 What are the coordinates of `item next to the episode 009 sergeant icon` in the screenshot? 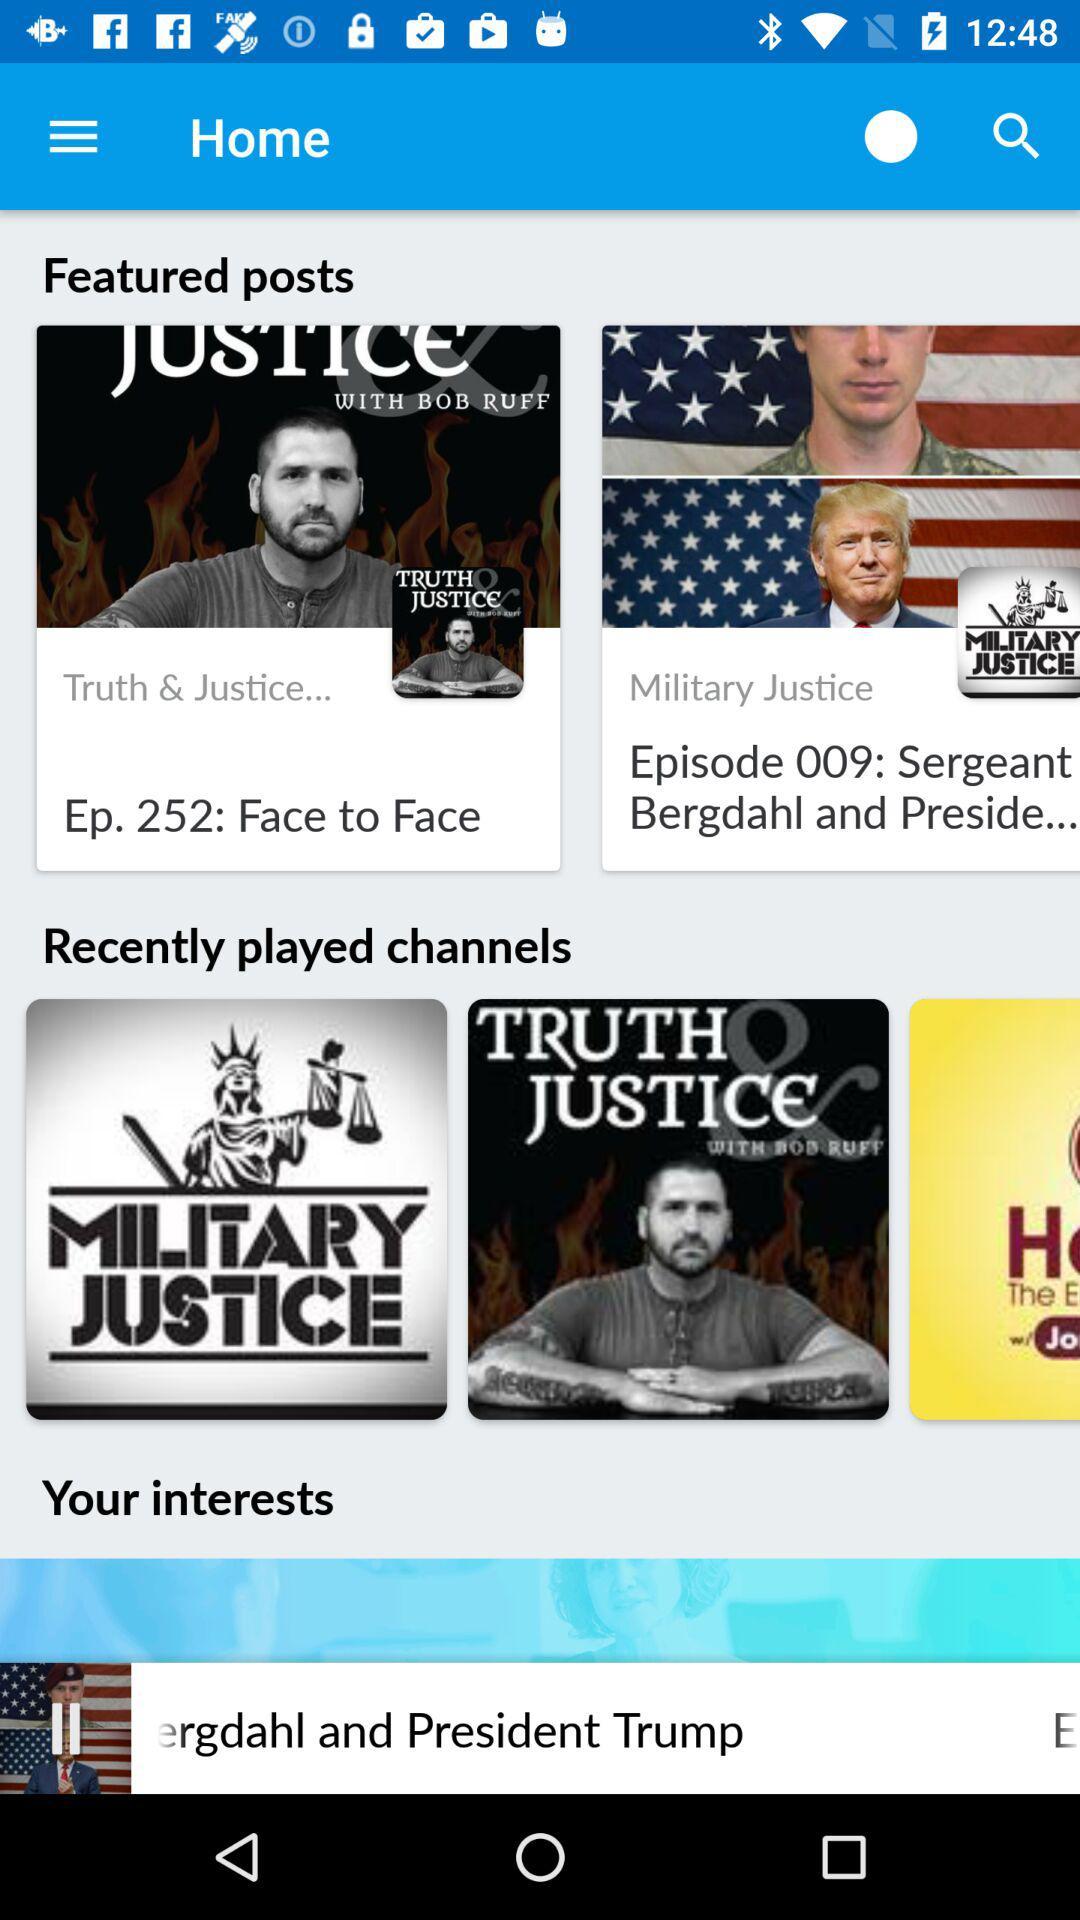 It's located at (64, 1727).